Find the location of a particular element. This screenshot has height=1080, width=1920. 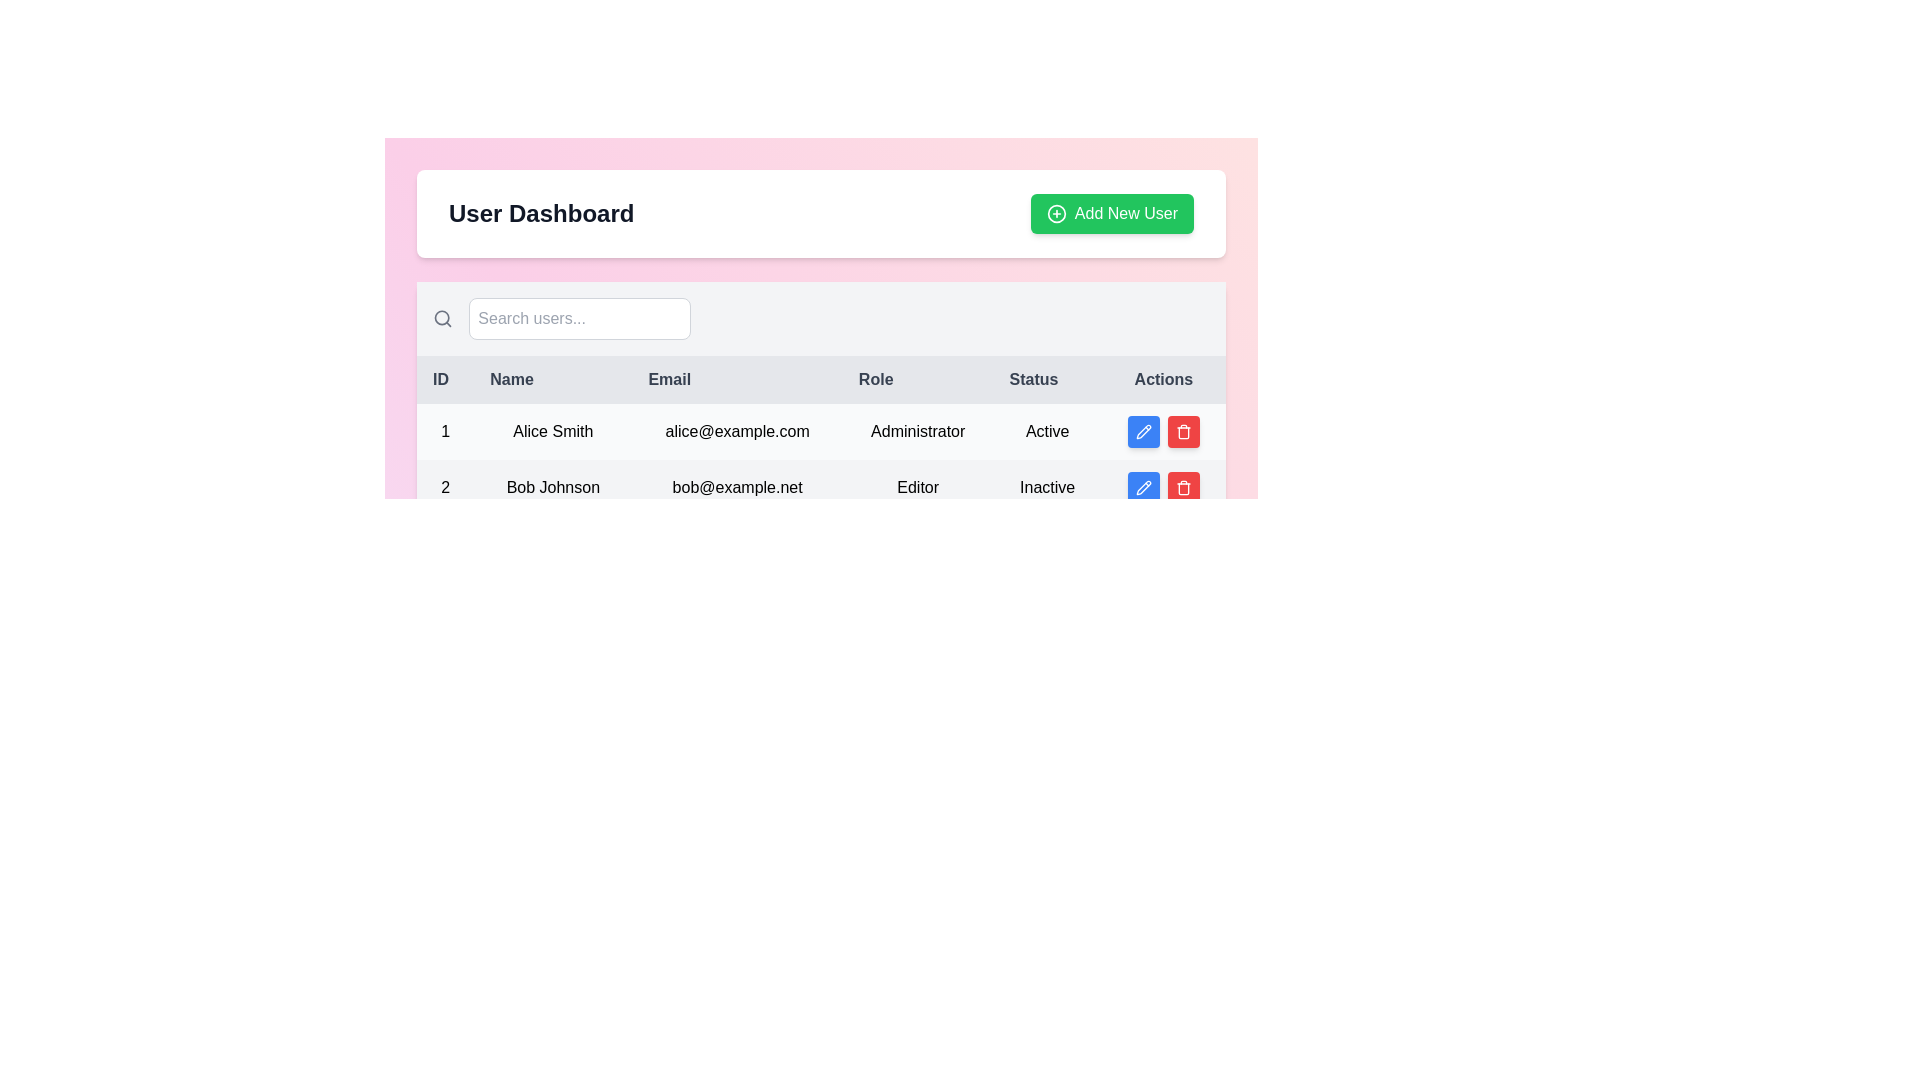

the pencil icon in the 'Actions' column next to 'Alice Smith' is located at coordinates (1143, 431).